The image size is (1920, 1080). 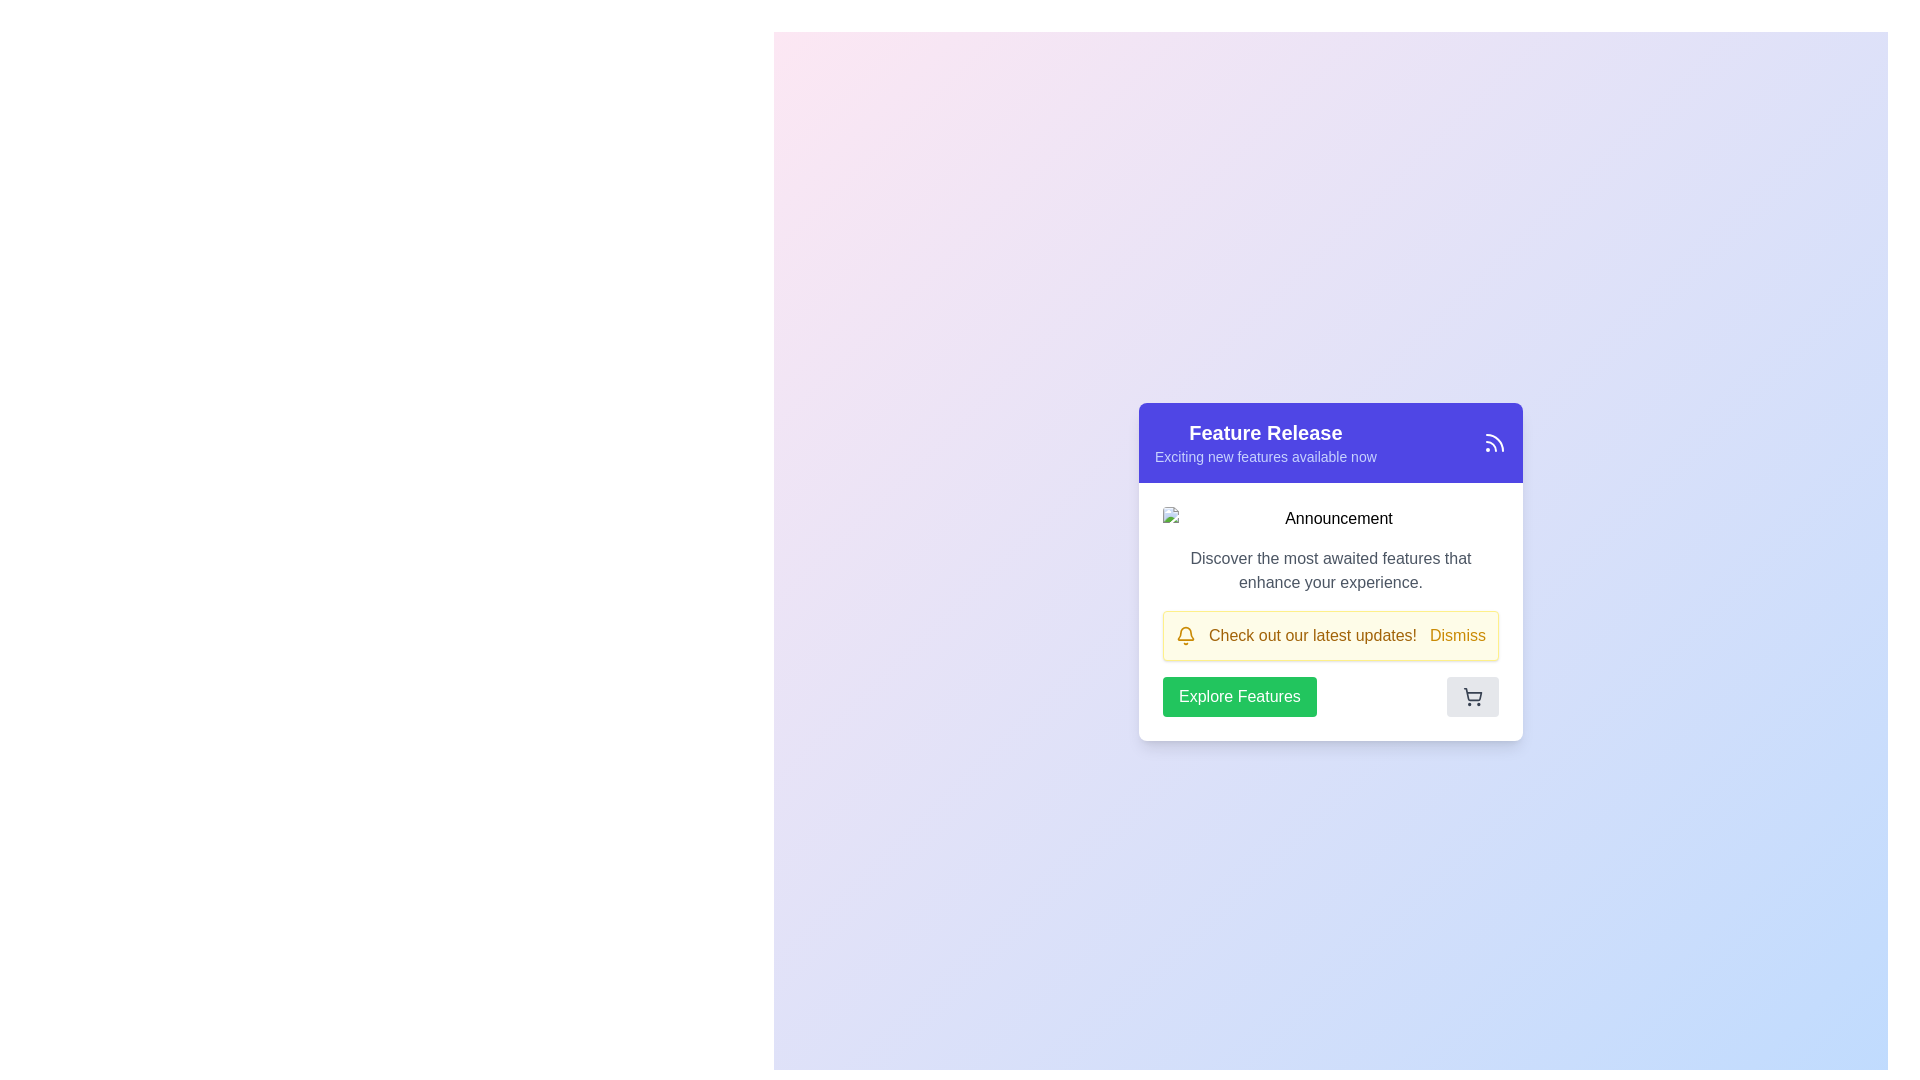 What do you see at coordinates (1494, 442) in the screenshot?
I see `the RSS feed icon located at the top-right corner of the feature release announcement card` at bounding box center [1494, 442].